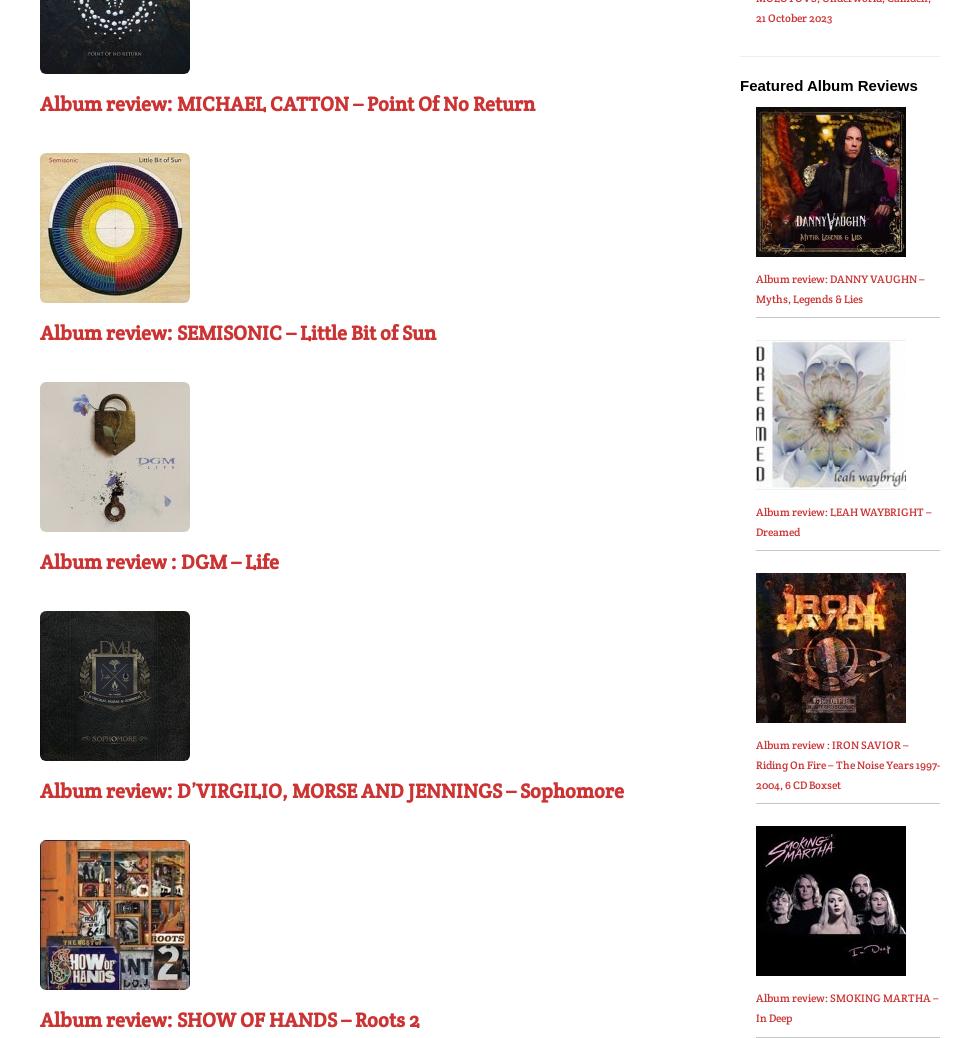  What do you see at coordinates (842, 521) in the screenshot?
I see `'Album review: LEAH WAYBRIGHT – Dreamed'` at bounding box center [842, 521].